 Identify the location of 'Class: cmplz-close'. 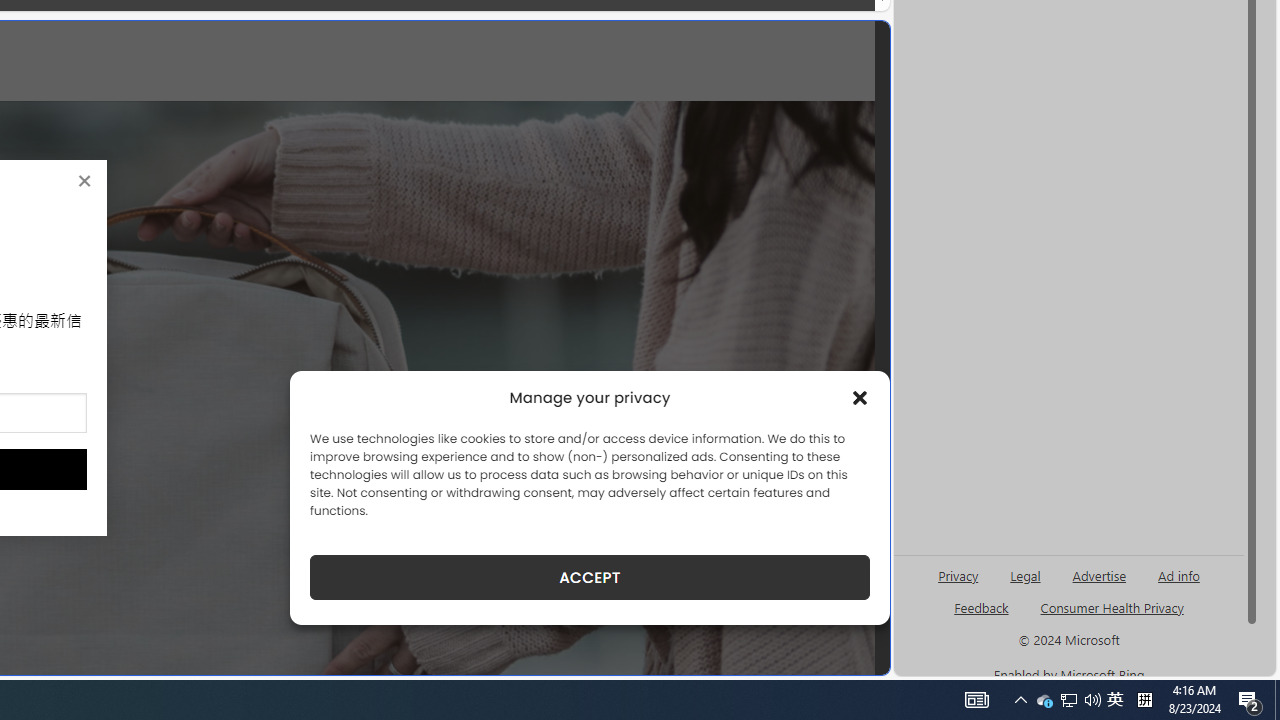
(860, 398).